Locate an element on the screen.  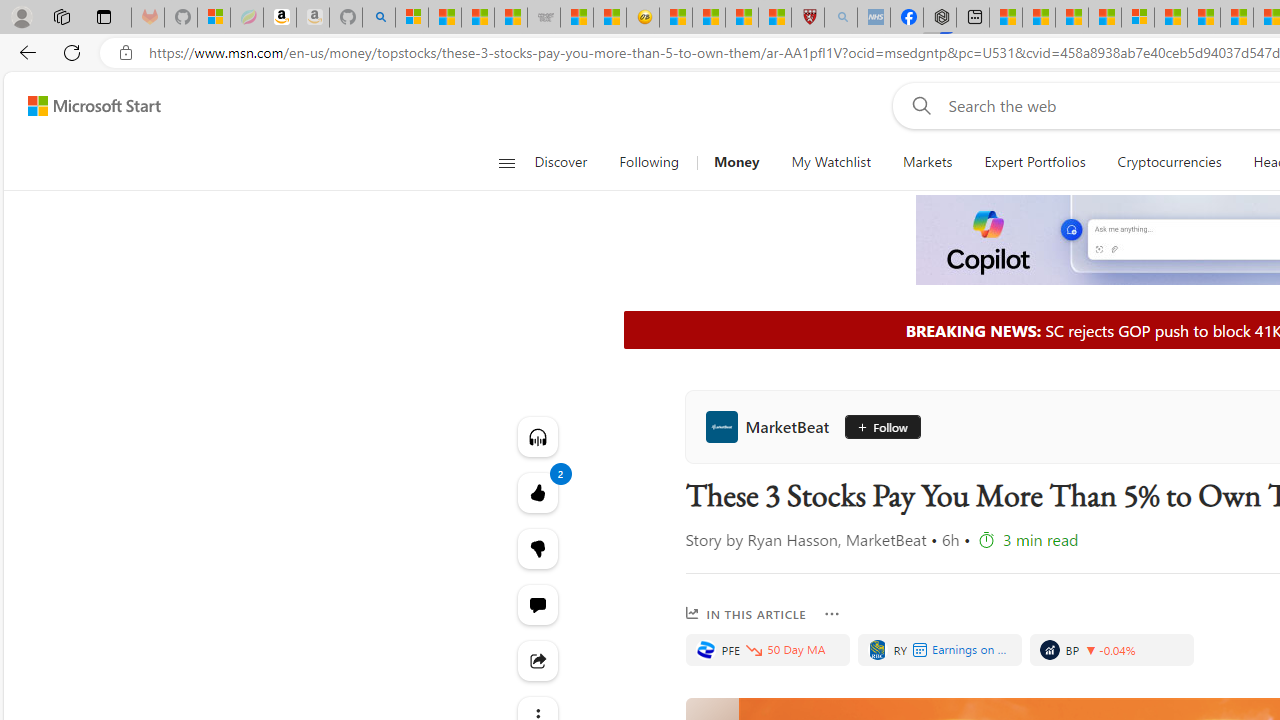
'Combat Siege' is located at coordinates (544, 17).